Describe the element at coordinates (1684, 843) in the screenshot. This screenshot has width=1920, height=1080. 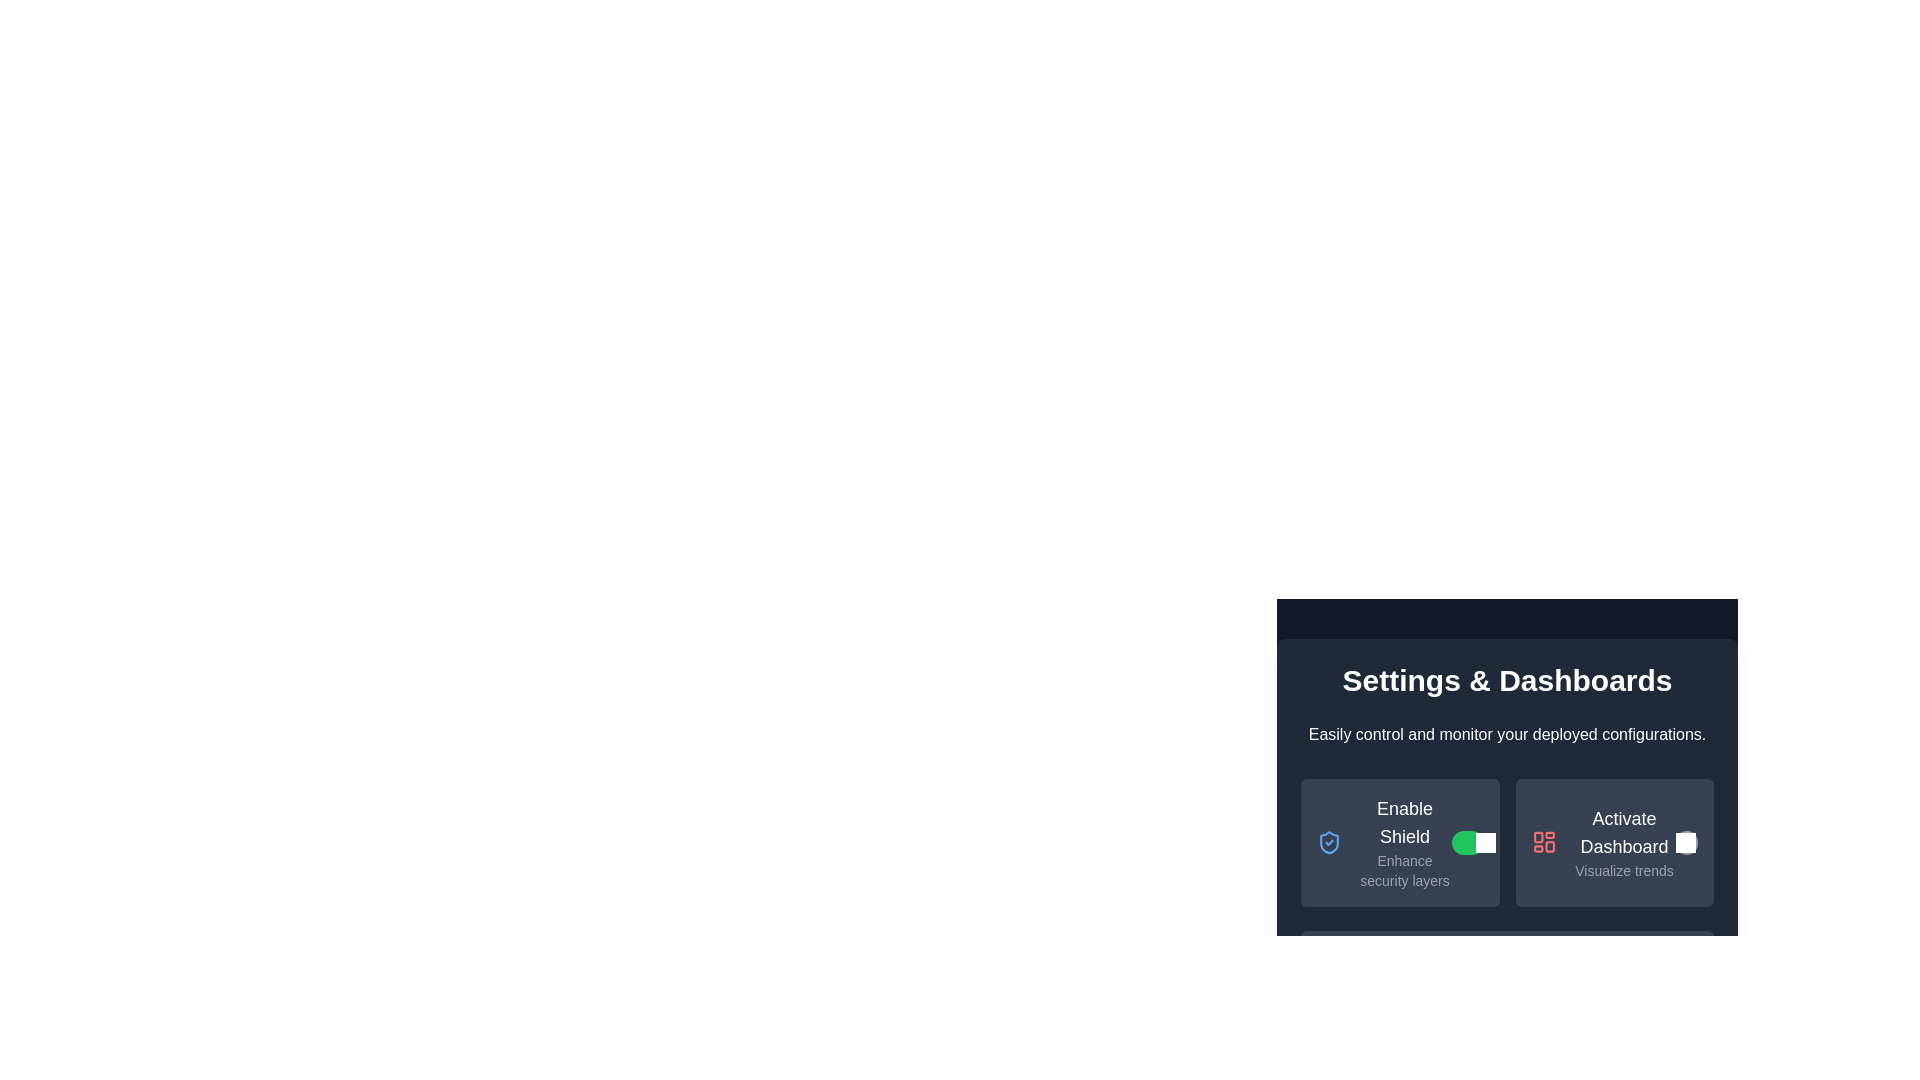
I see `the toggle button located to the left of the 'Enable Shield' text to provide visual feedback` at that location.